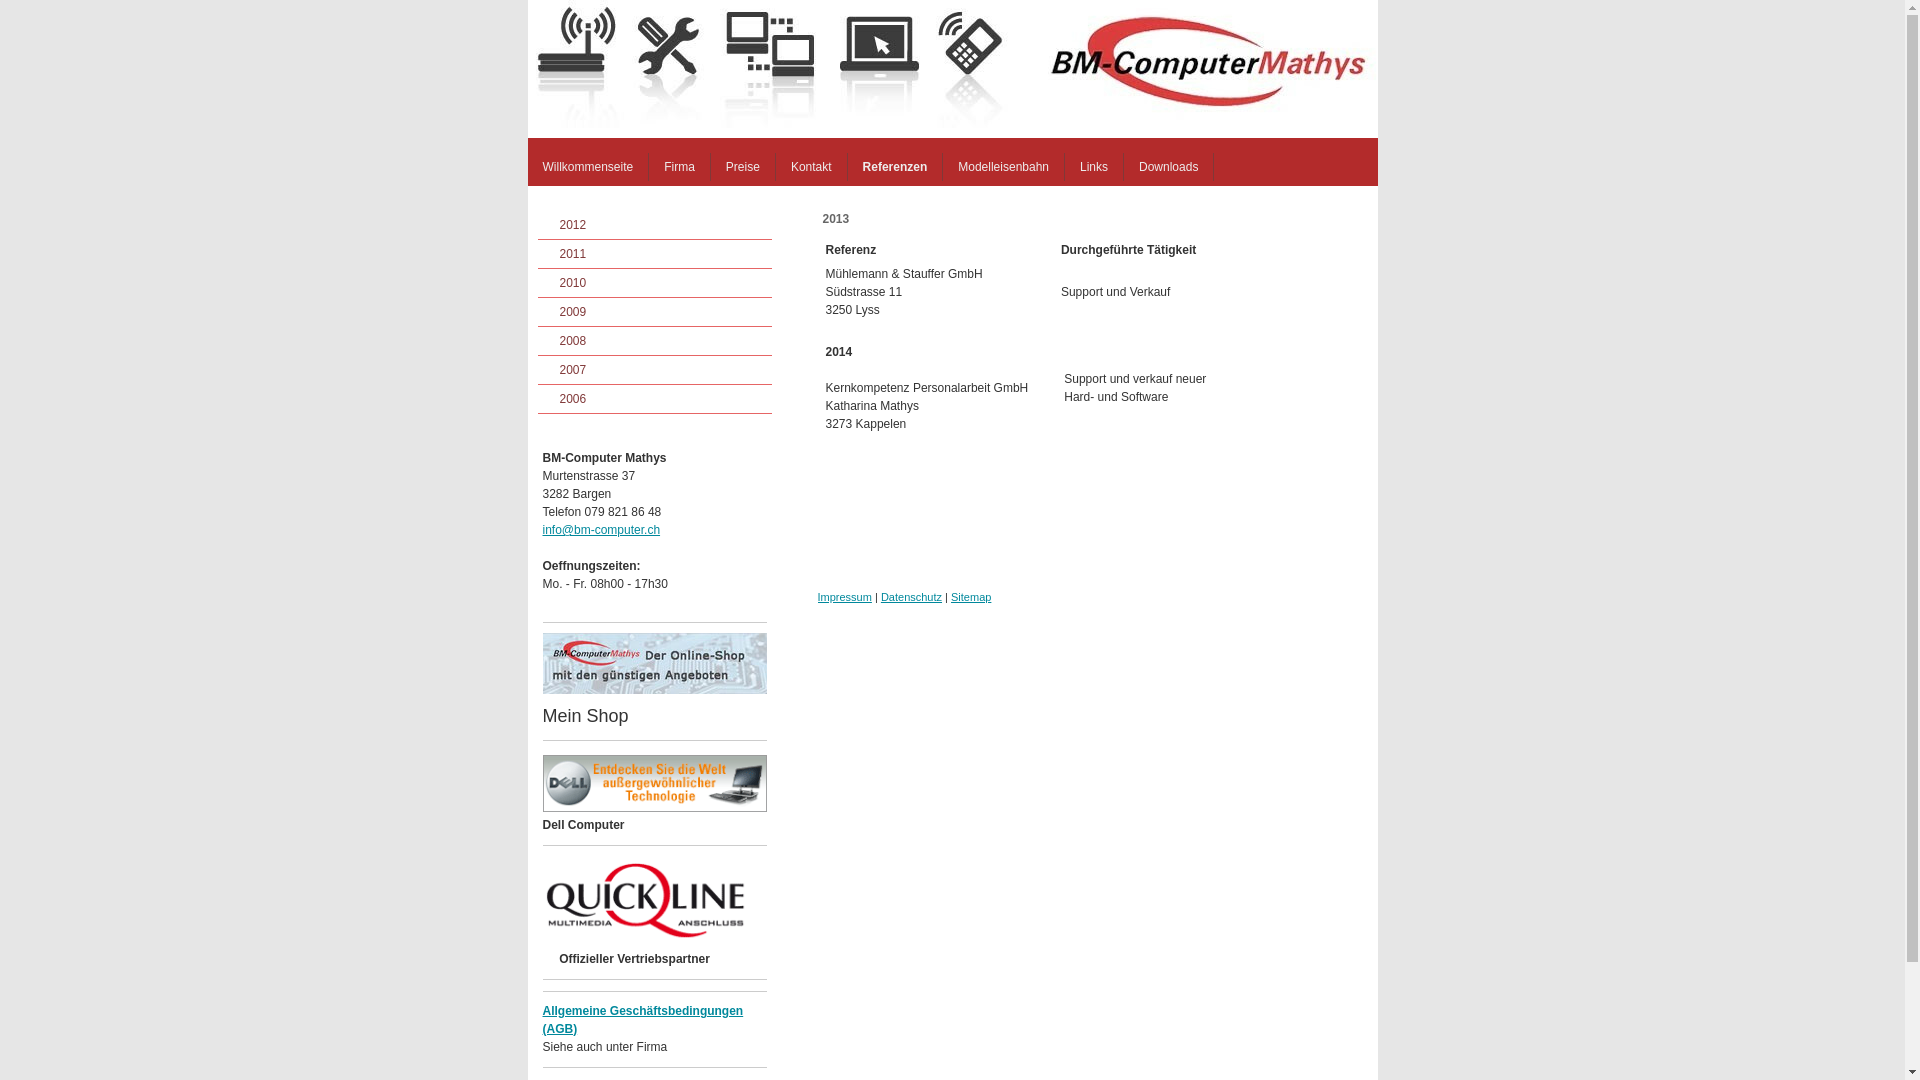 The image size is (1920, 1080). Describe the element at coordinates (1123, 165) in the screenshot. I see `'Downloads'` at that location.